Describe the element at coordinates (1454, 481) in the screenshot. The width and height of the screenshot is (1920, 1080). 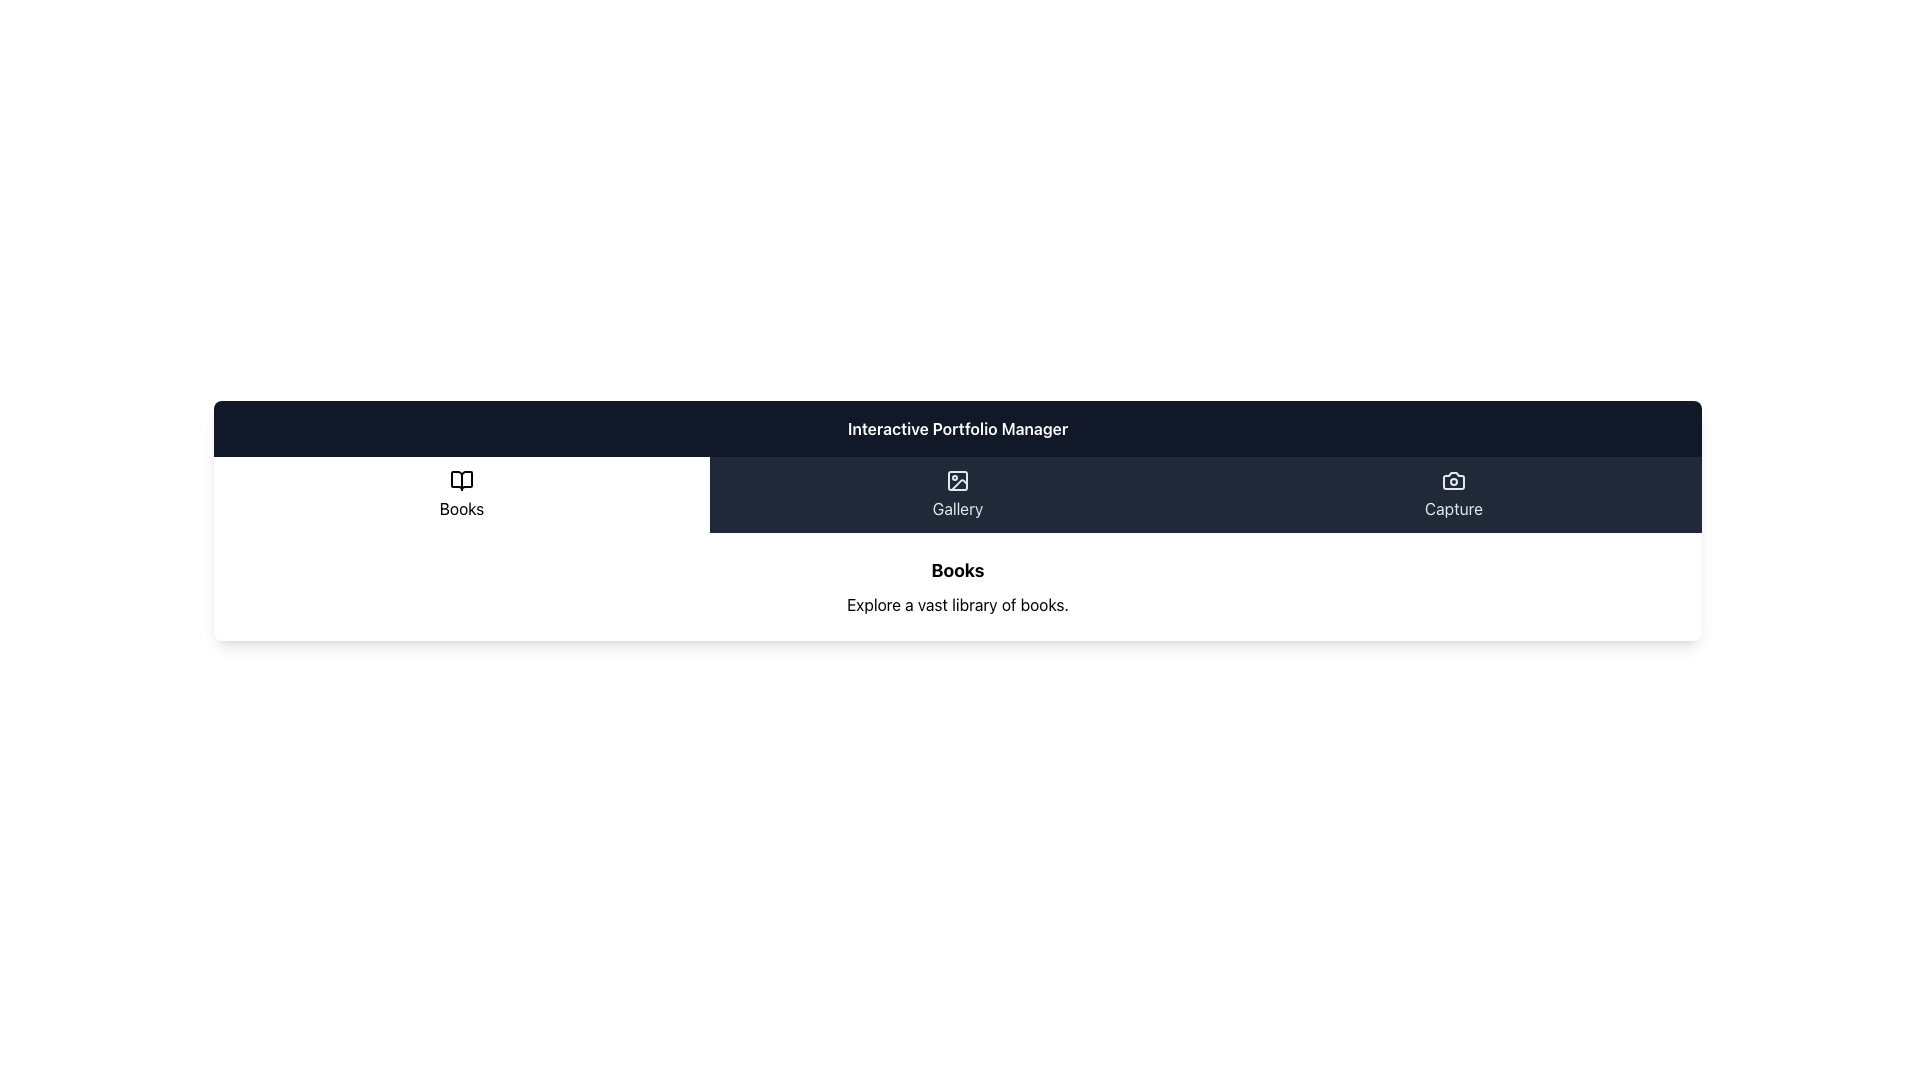
I see `the camera icon in the navigation bar under the 'Capture' section, which visually represents the 'Capture' functionality` at that location.